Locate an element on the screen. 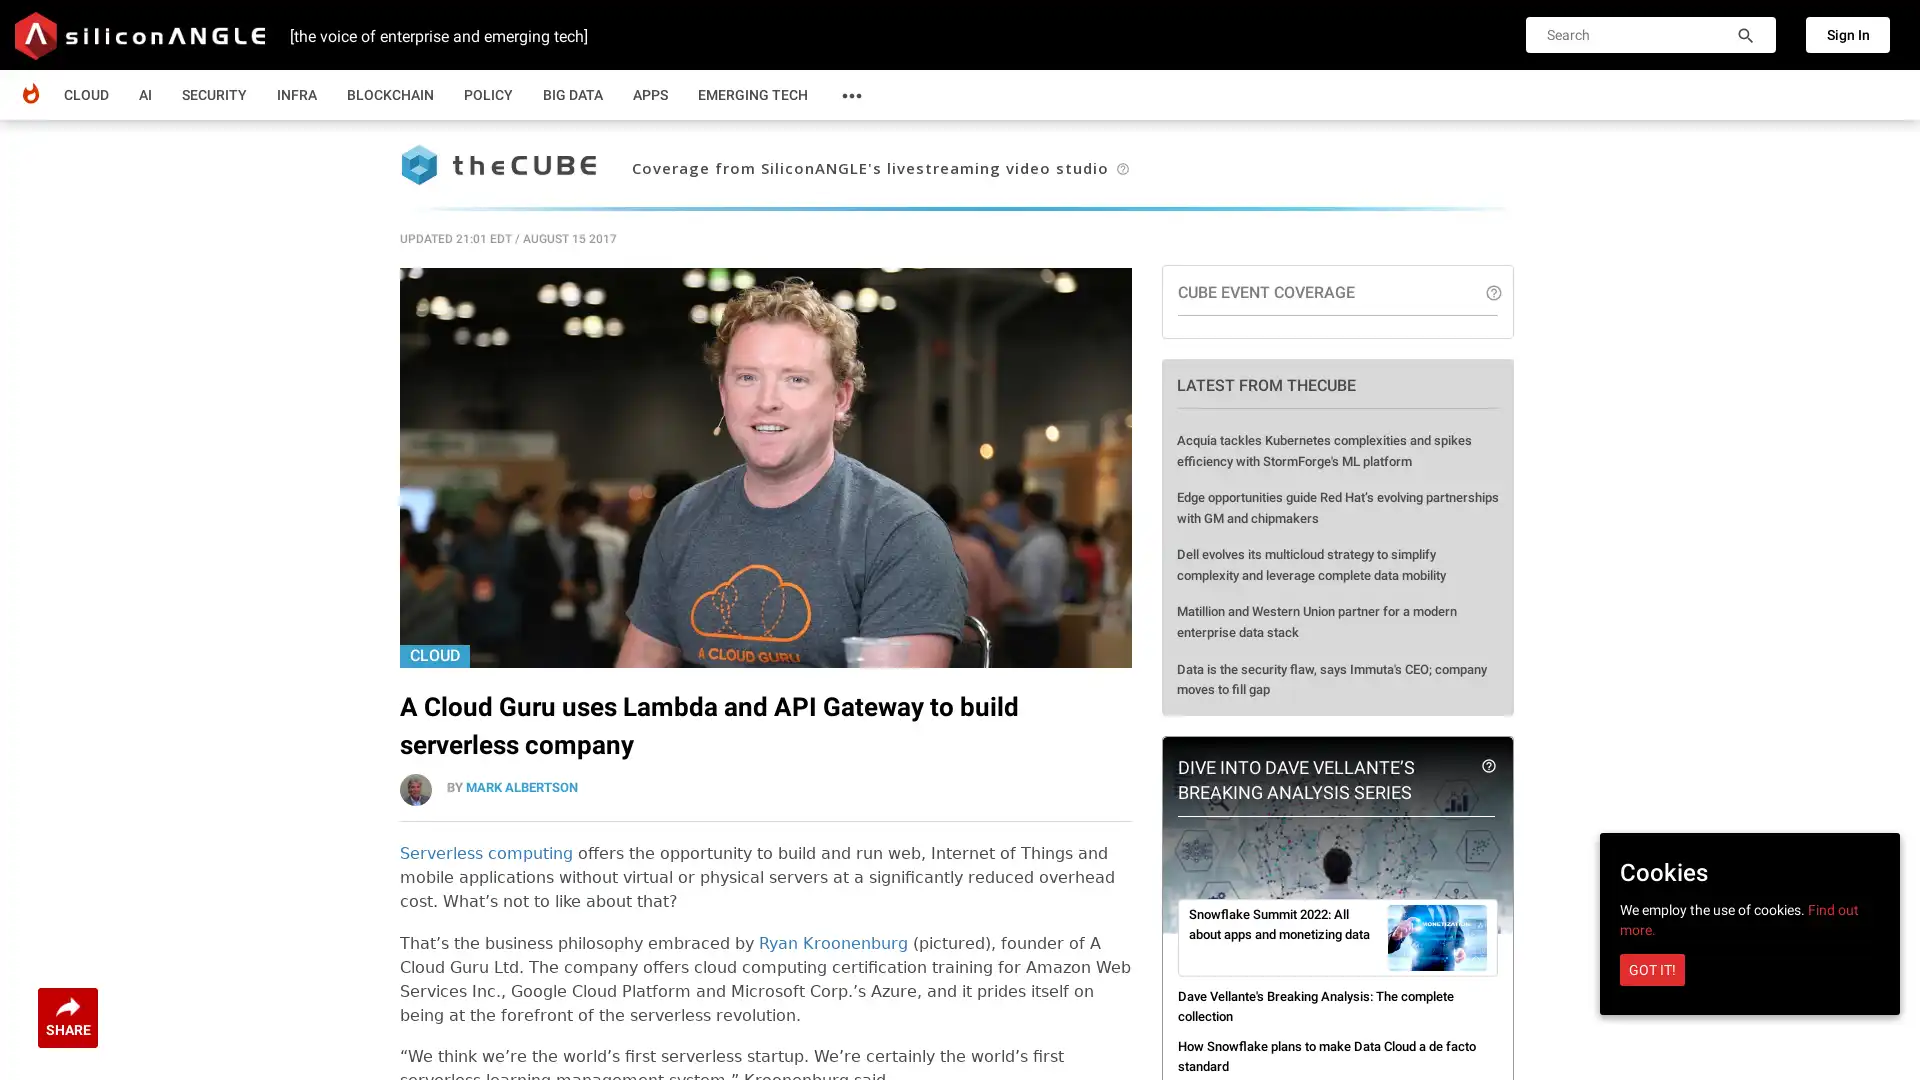 This screenshot has height=1080, width=1920. Sign In is located at coordinates (1847, 34).